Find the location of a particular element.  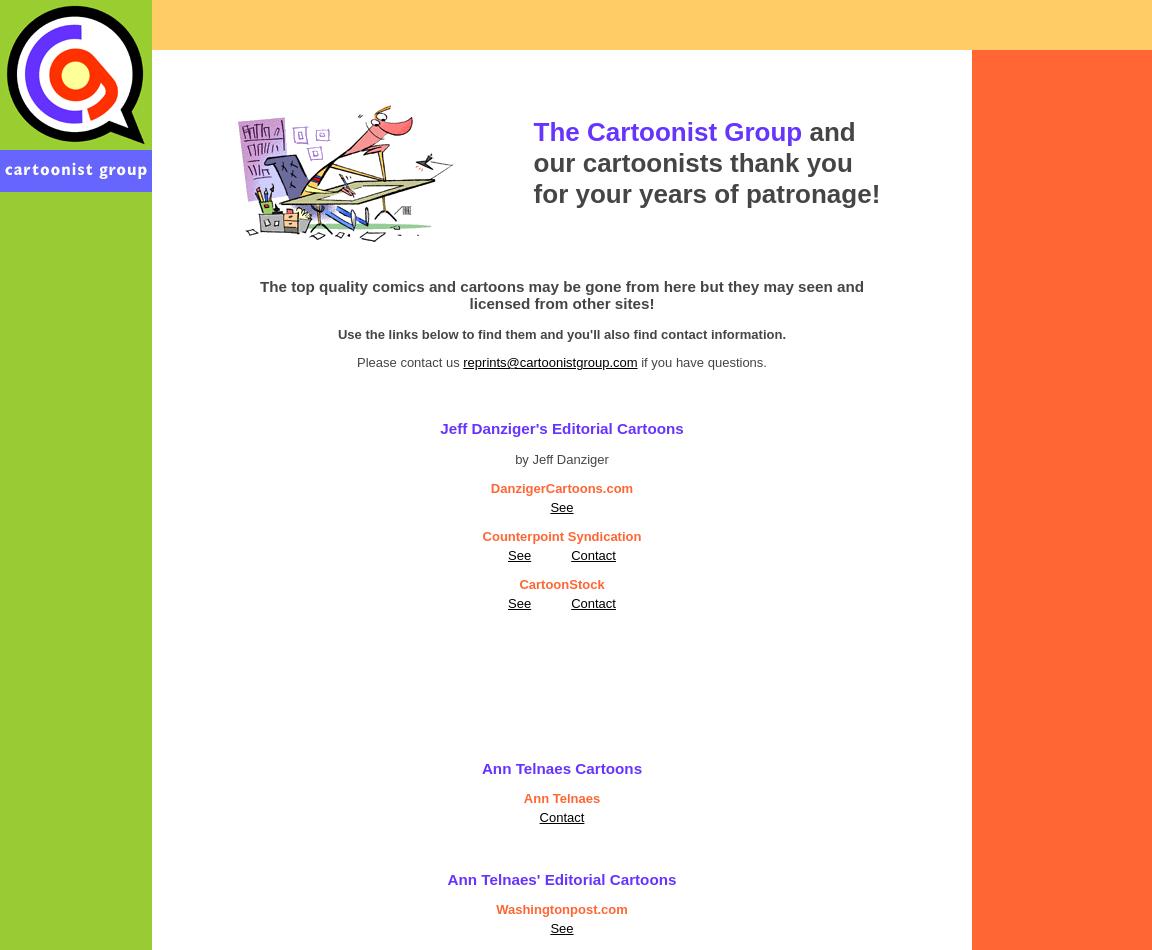

'if you have questions.' is located at coordinates (636, 361).